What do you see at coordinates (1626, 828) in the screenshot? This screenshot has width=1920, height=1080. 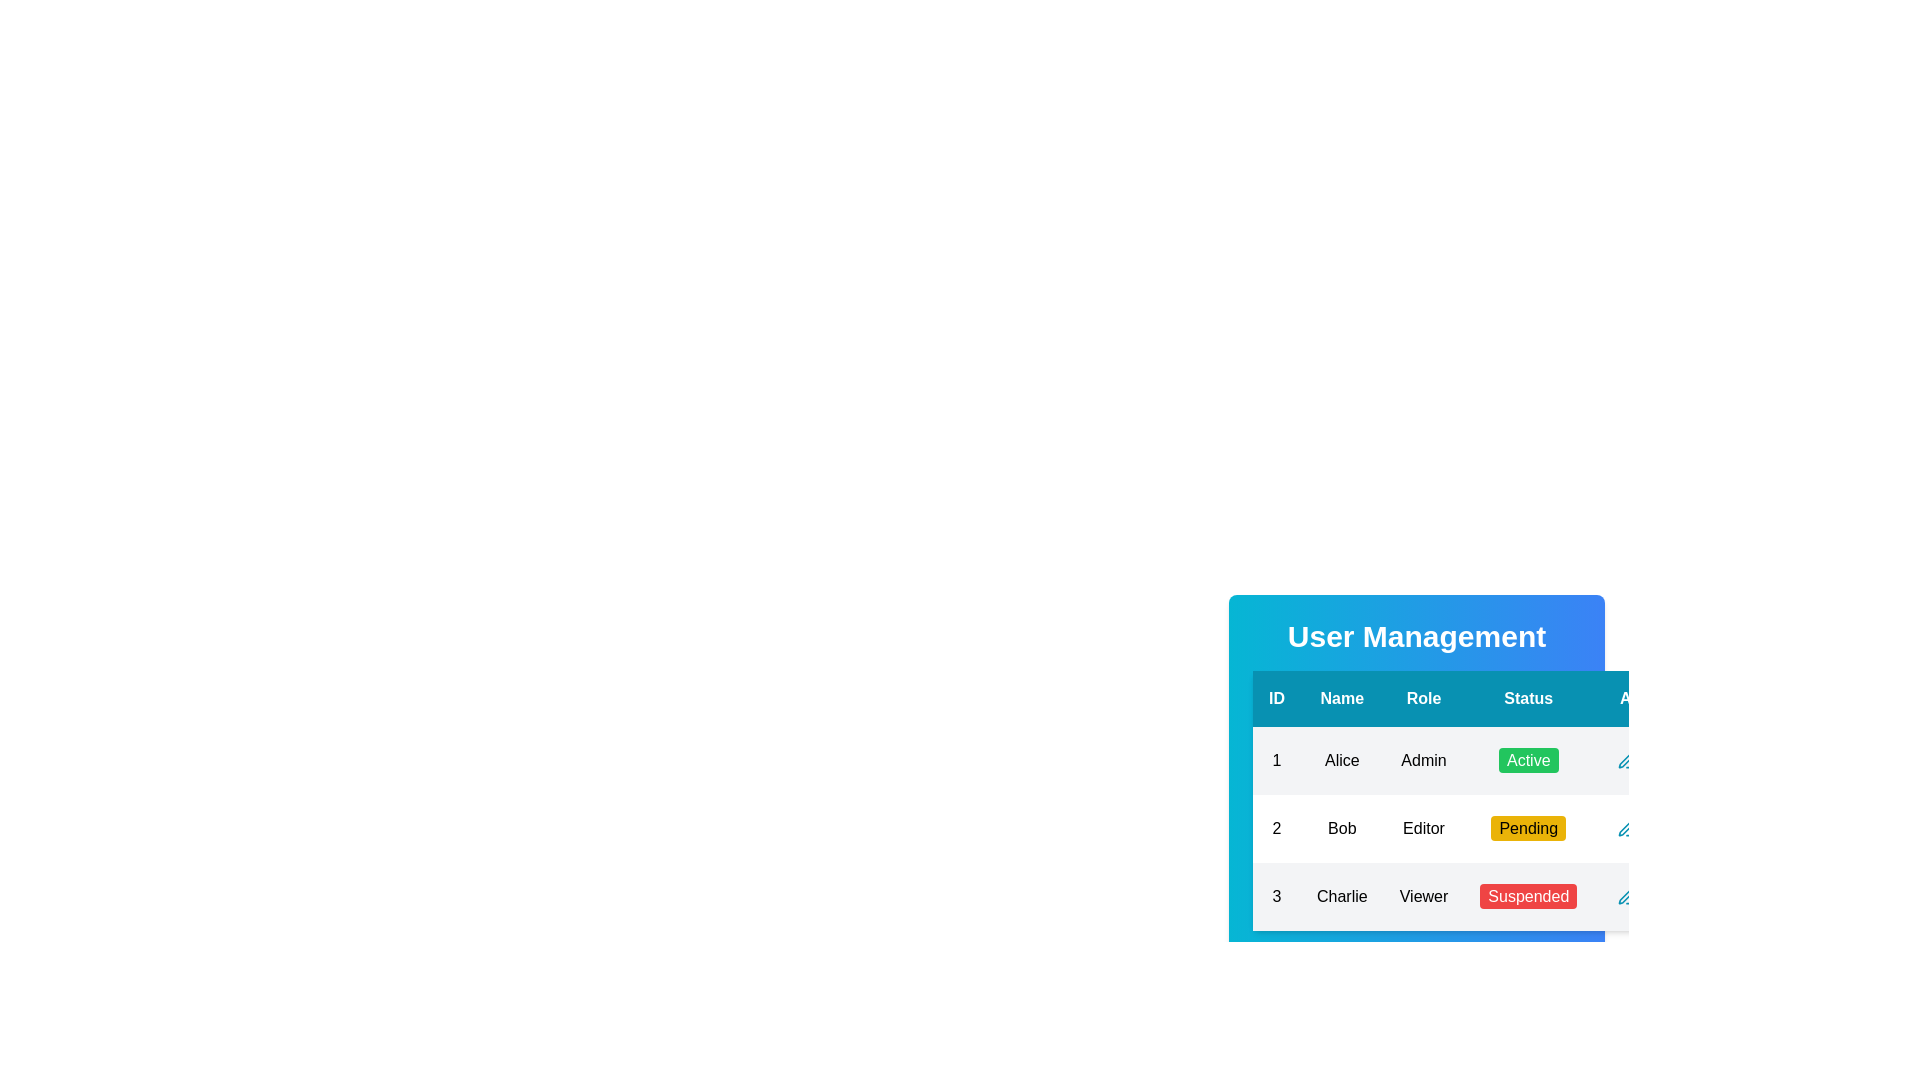 I see `the pen-shaped icon` at bounding box center [1626, 828].